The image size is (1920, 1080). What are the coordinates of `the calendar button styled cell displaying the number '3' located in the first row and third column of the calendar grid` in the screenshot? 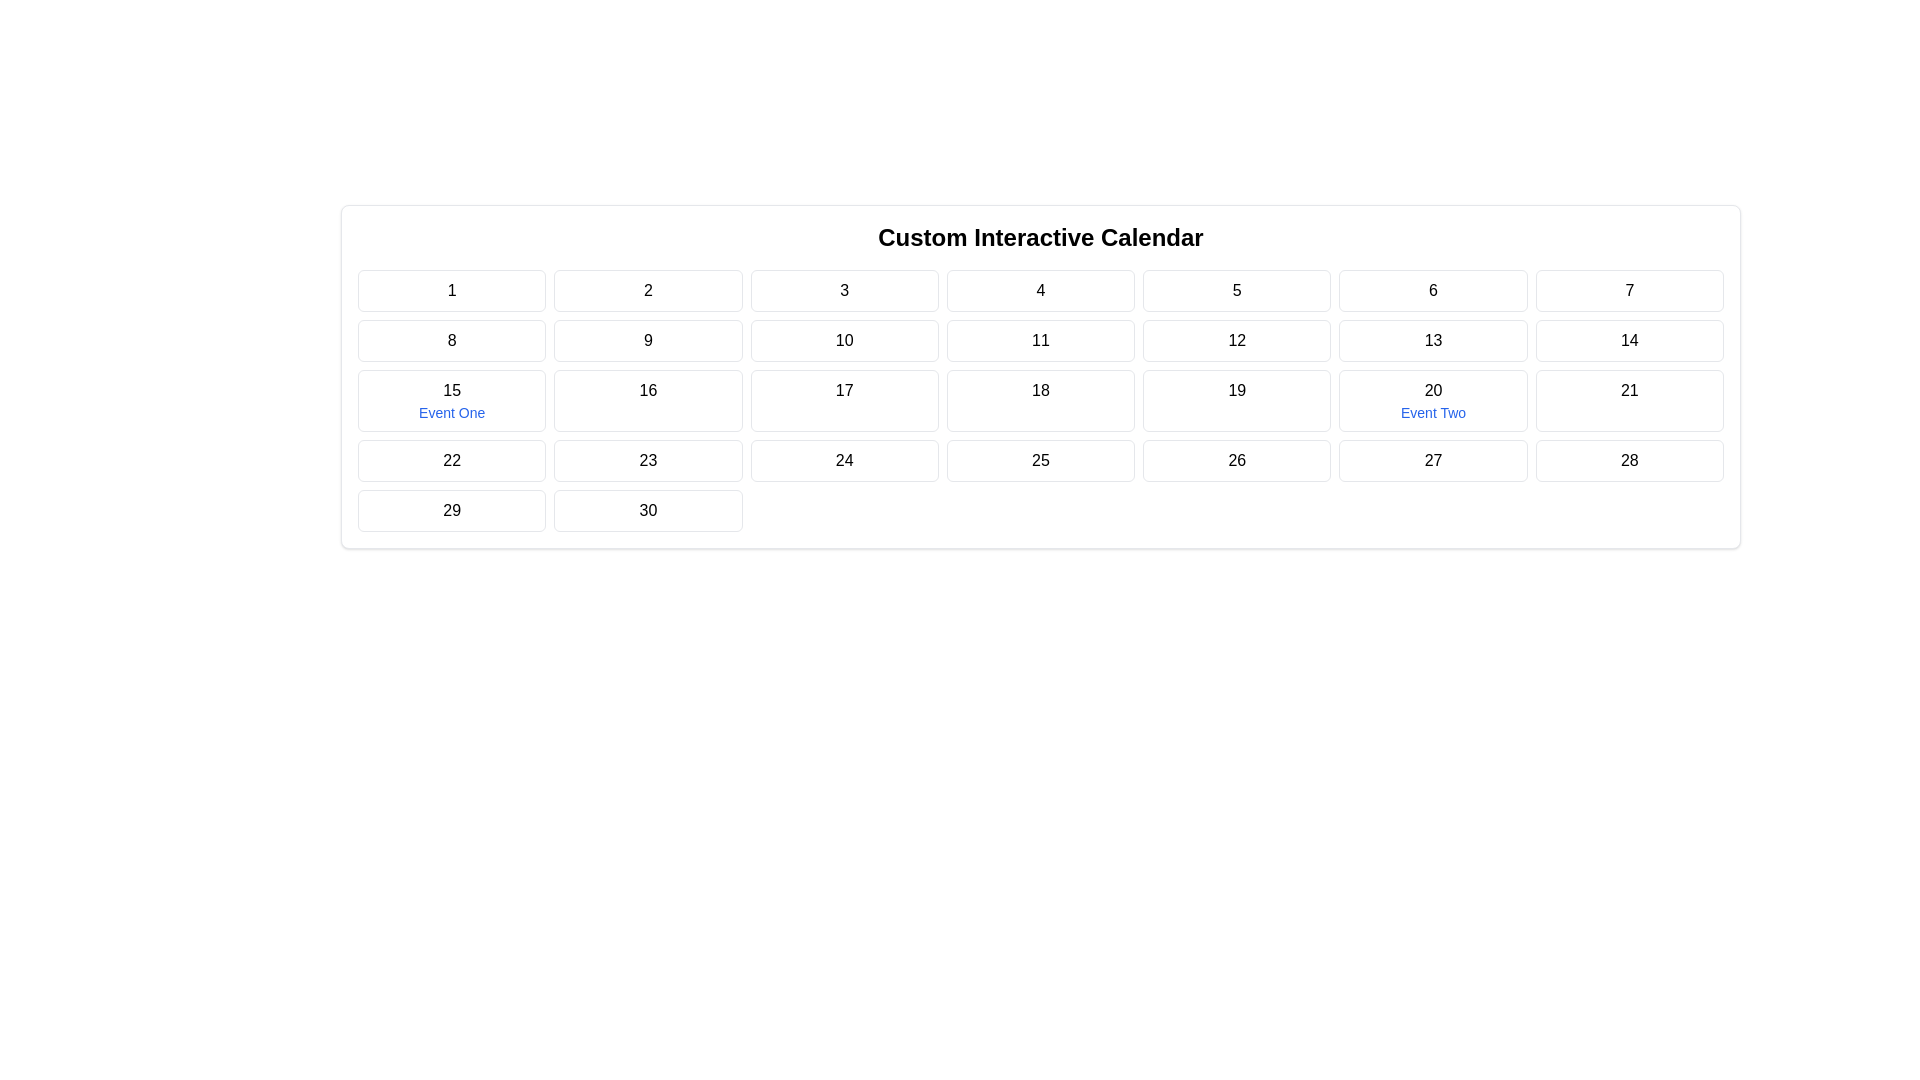 It's located at (844, 290).